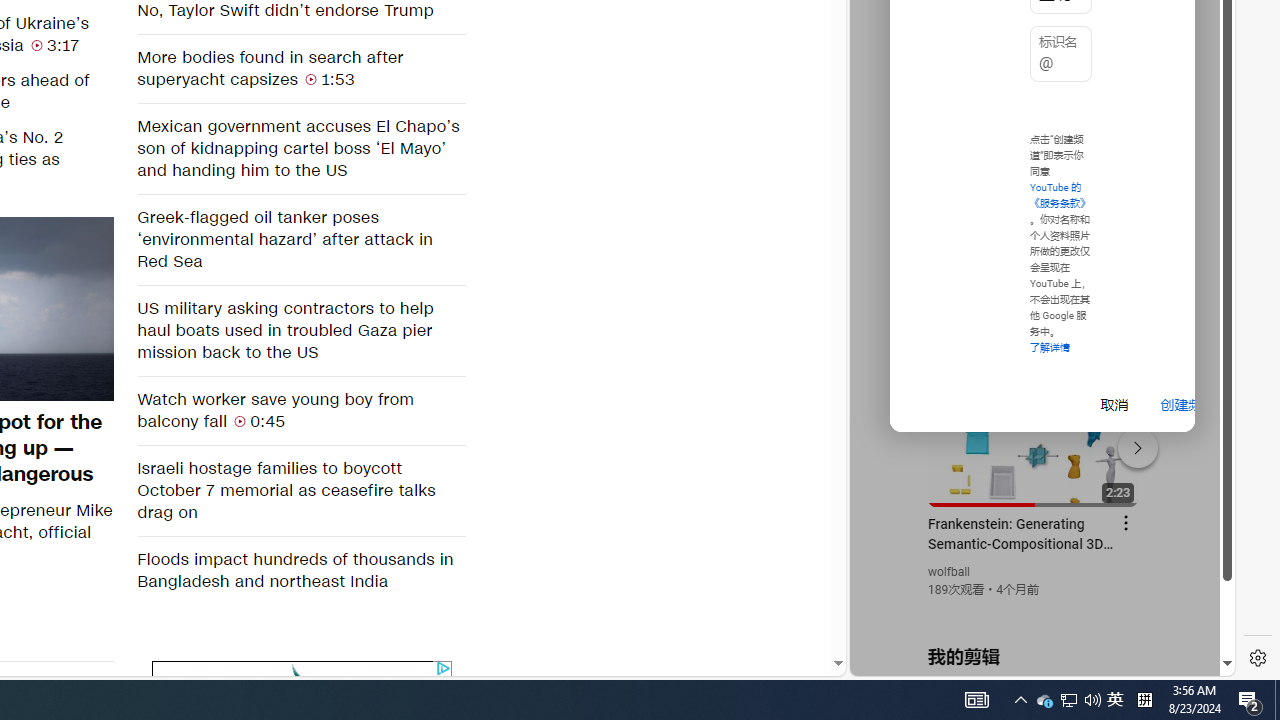  I want to click on 'Action Center, 2 new notifications', so click(1250, 698).